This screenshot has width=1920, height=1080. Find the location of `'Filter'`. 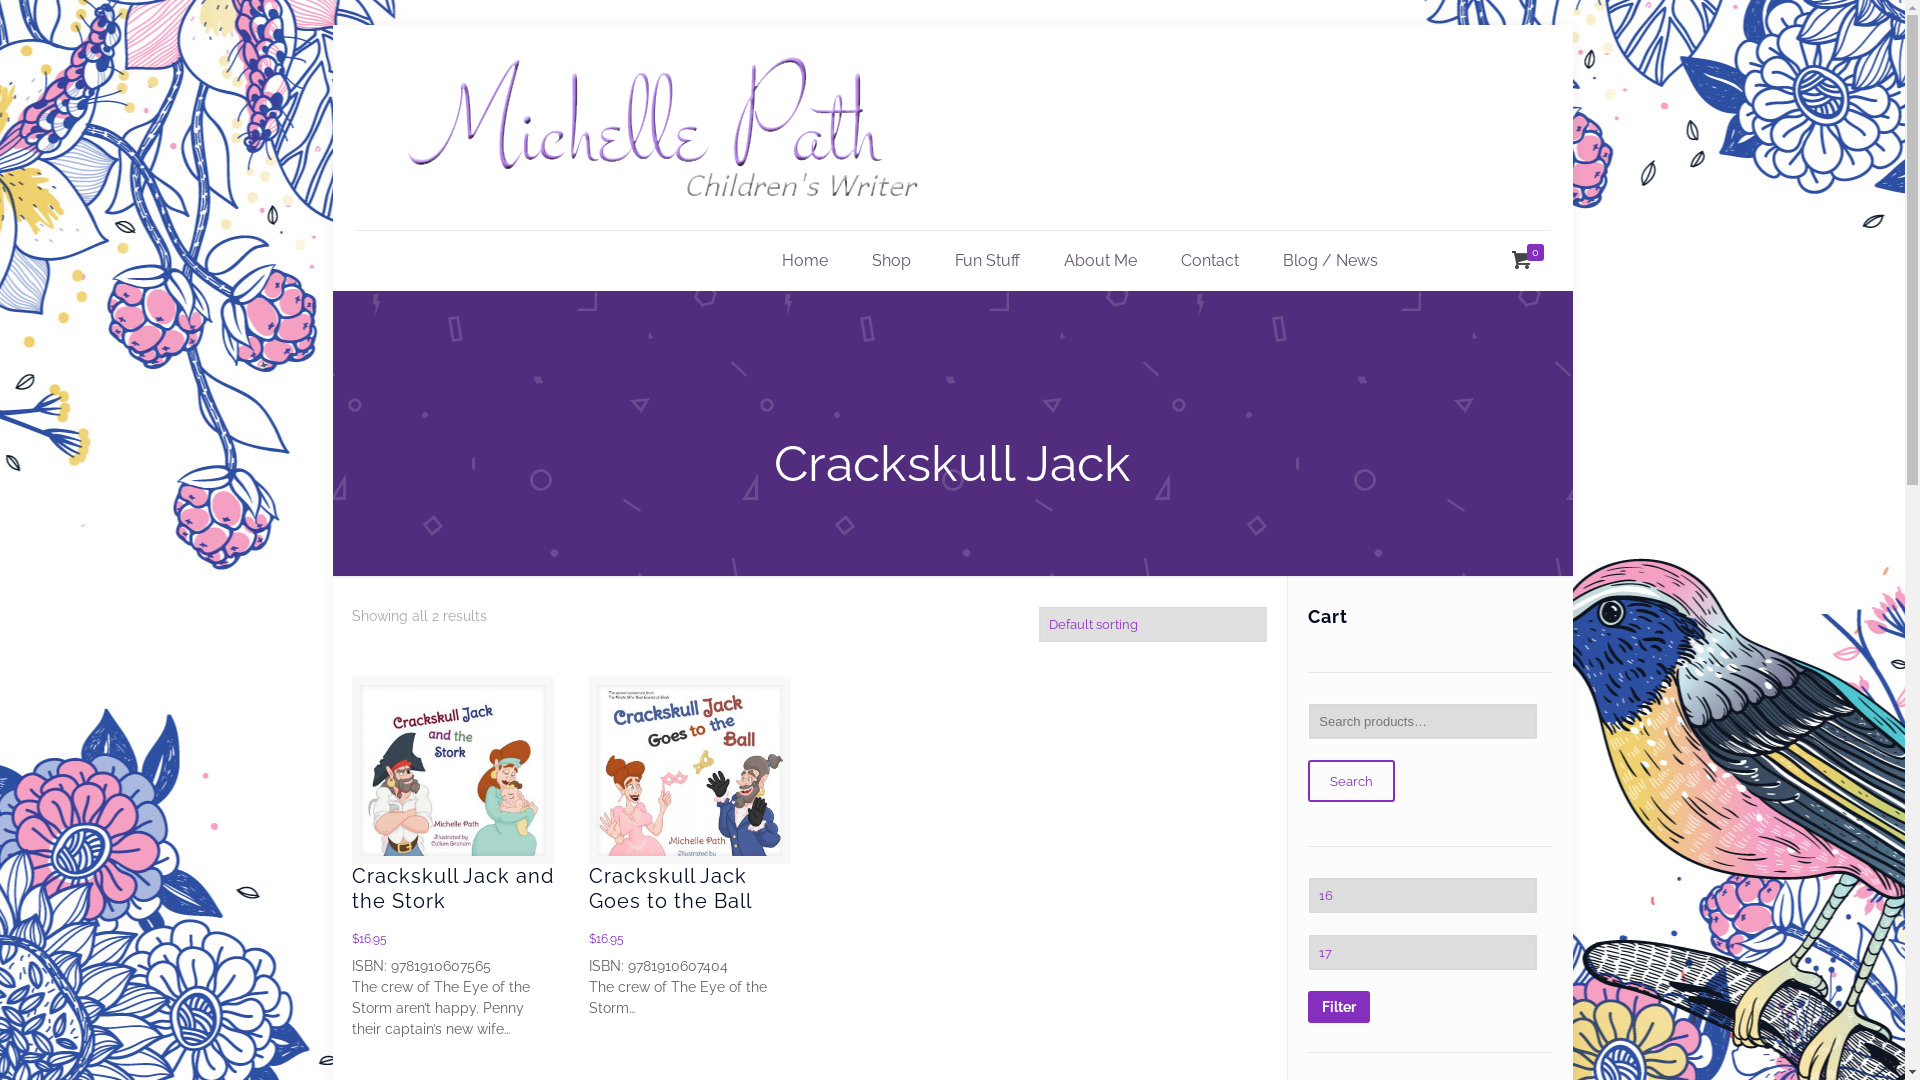

'Filter' is located at coordinates (1339, 1006).